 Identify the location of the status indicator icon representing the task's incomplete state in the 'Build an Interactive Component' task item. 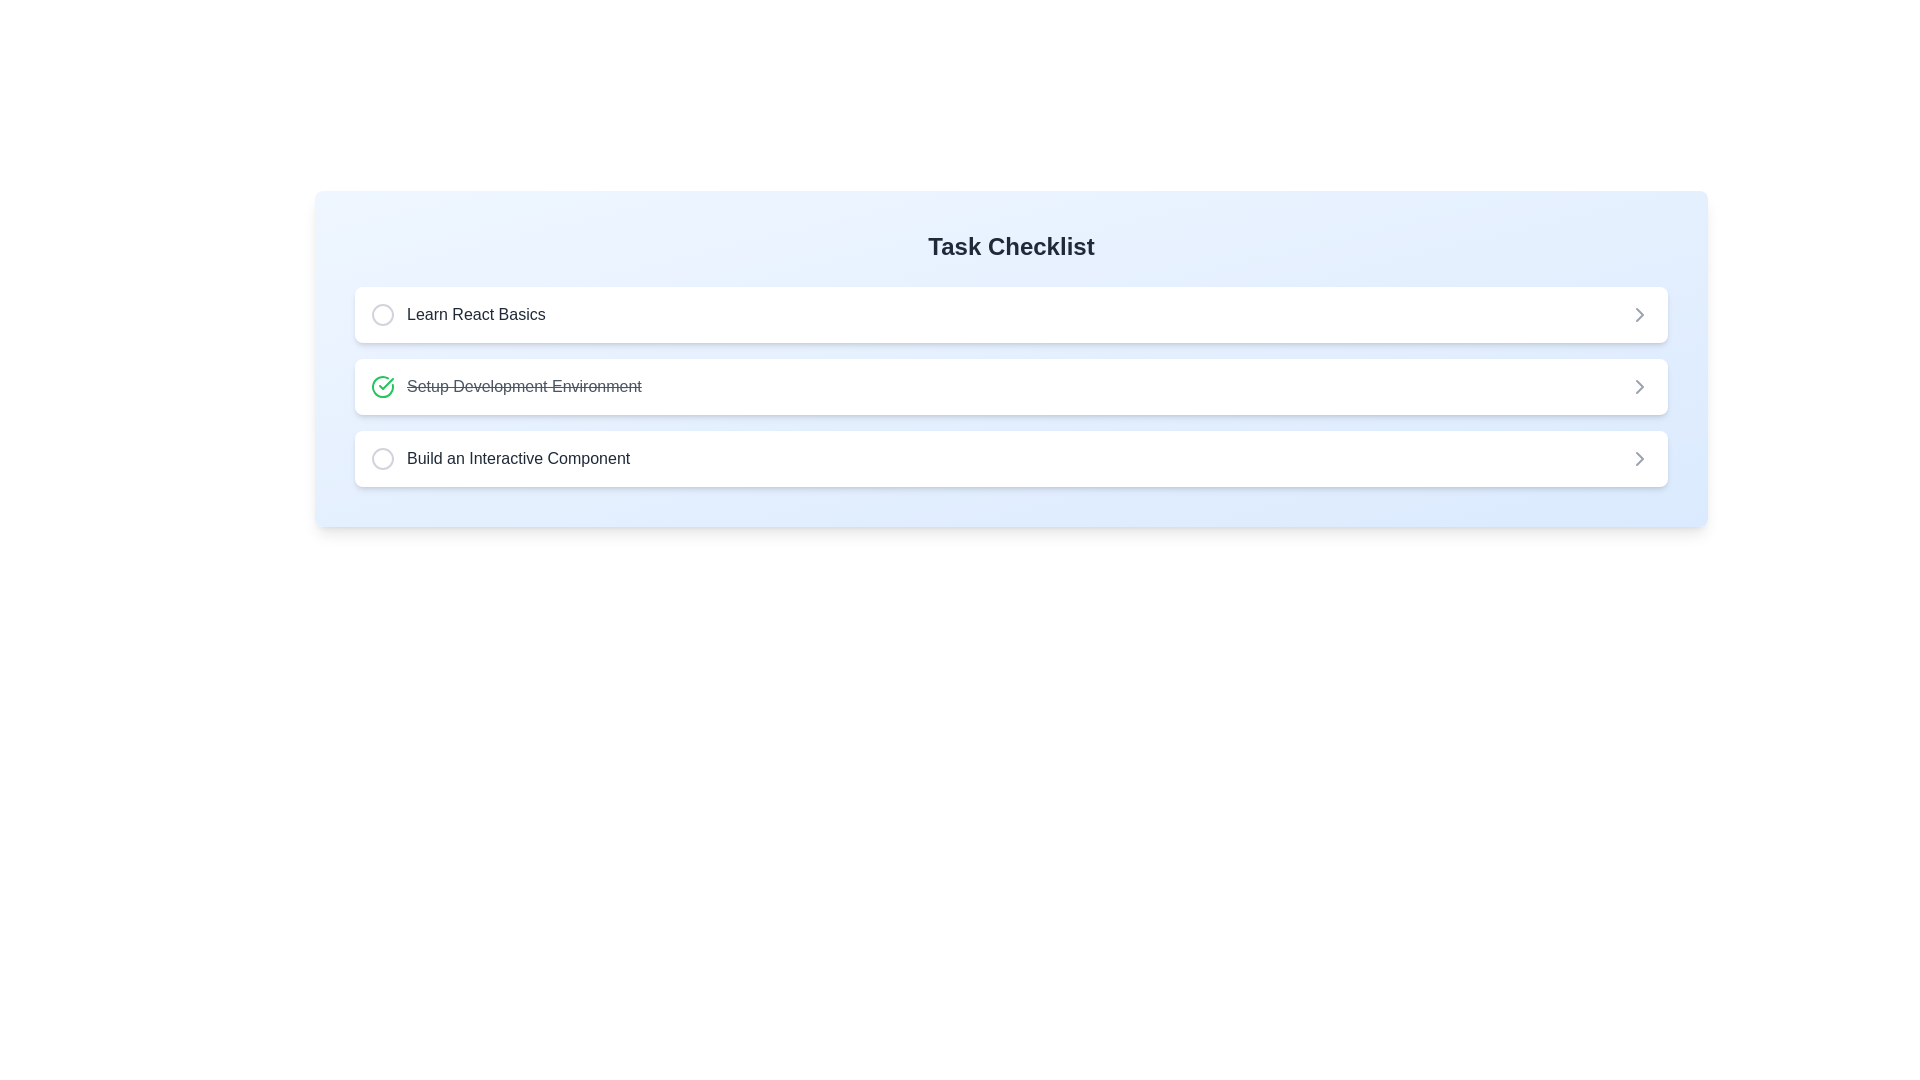
(383, 459).